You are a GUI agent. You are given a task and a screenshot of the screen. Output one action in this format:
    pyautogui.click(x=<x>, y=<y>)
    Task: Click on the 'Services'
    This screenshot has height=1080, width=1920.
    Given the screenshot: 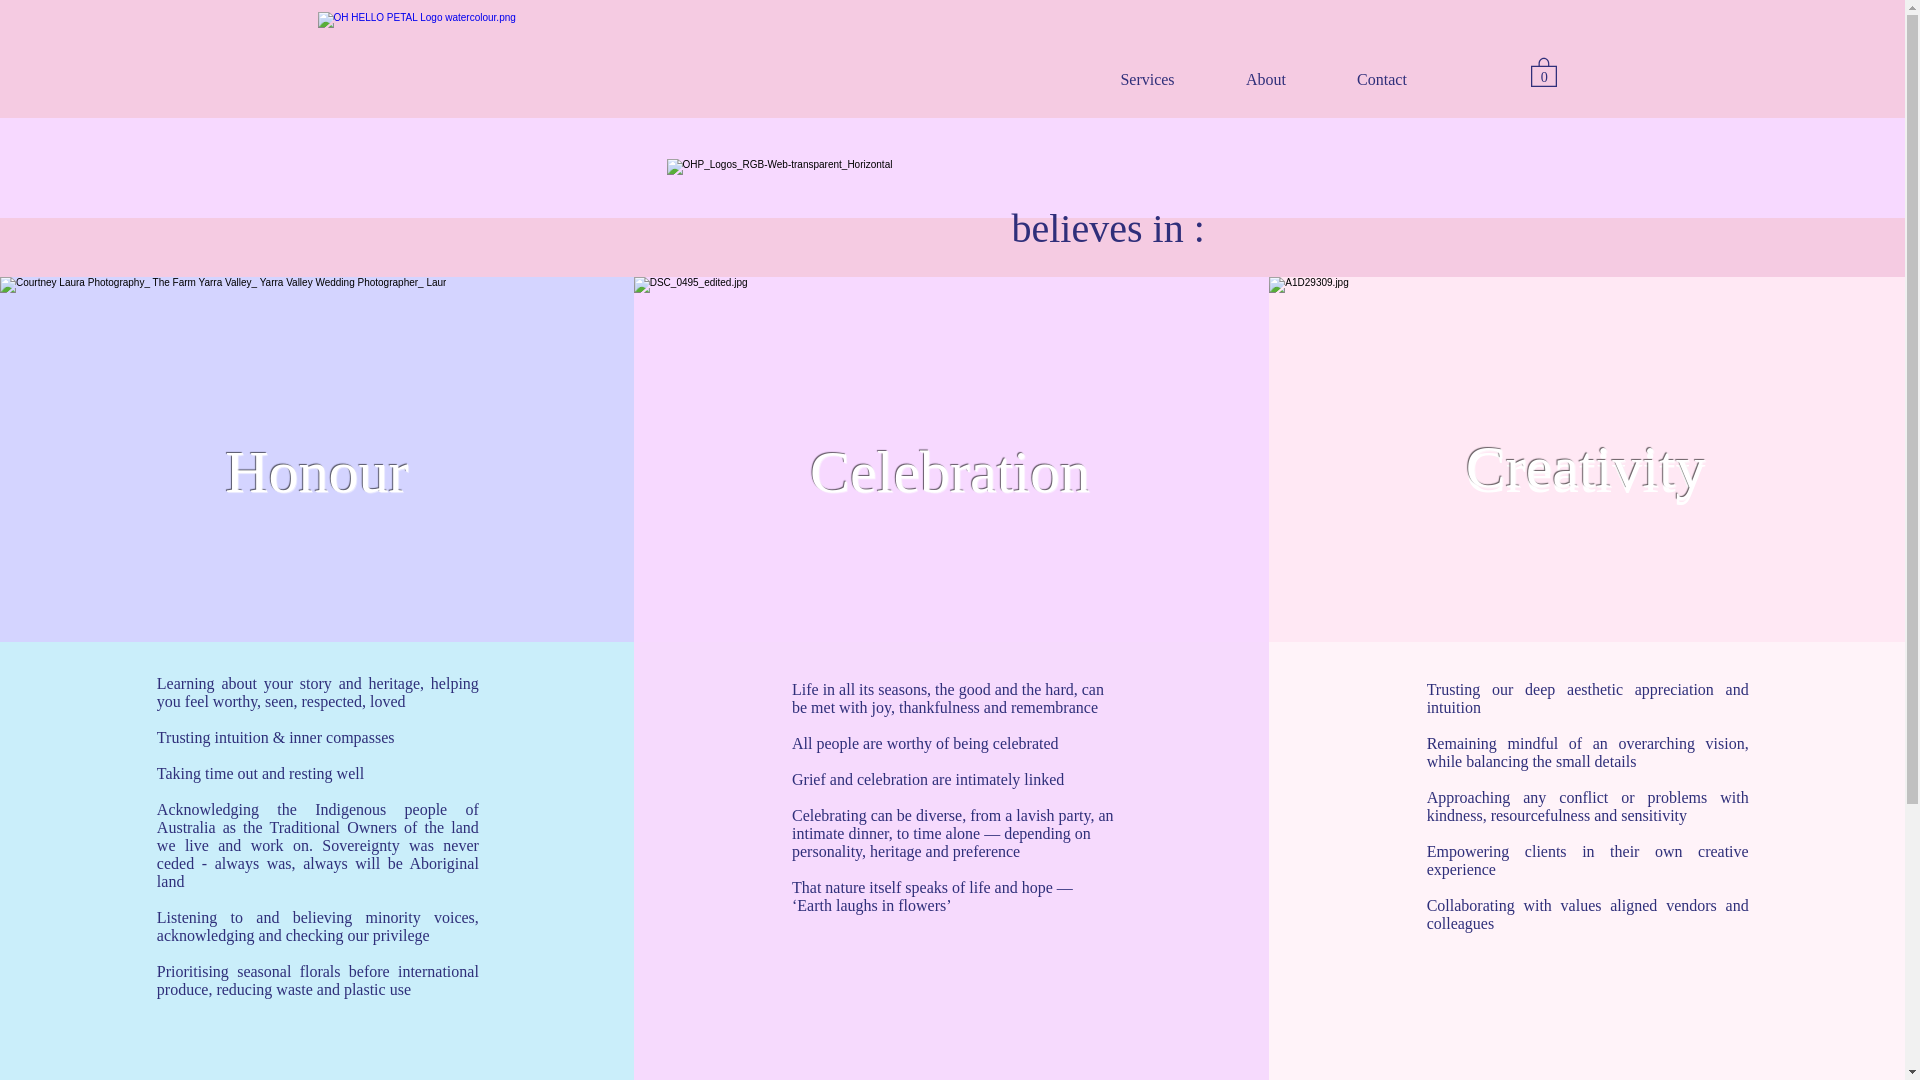 What is the action you would take?
    pyautogui.click(x=1147, y=76)
    